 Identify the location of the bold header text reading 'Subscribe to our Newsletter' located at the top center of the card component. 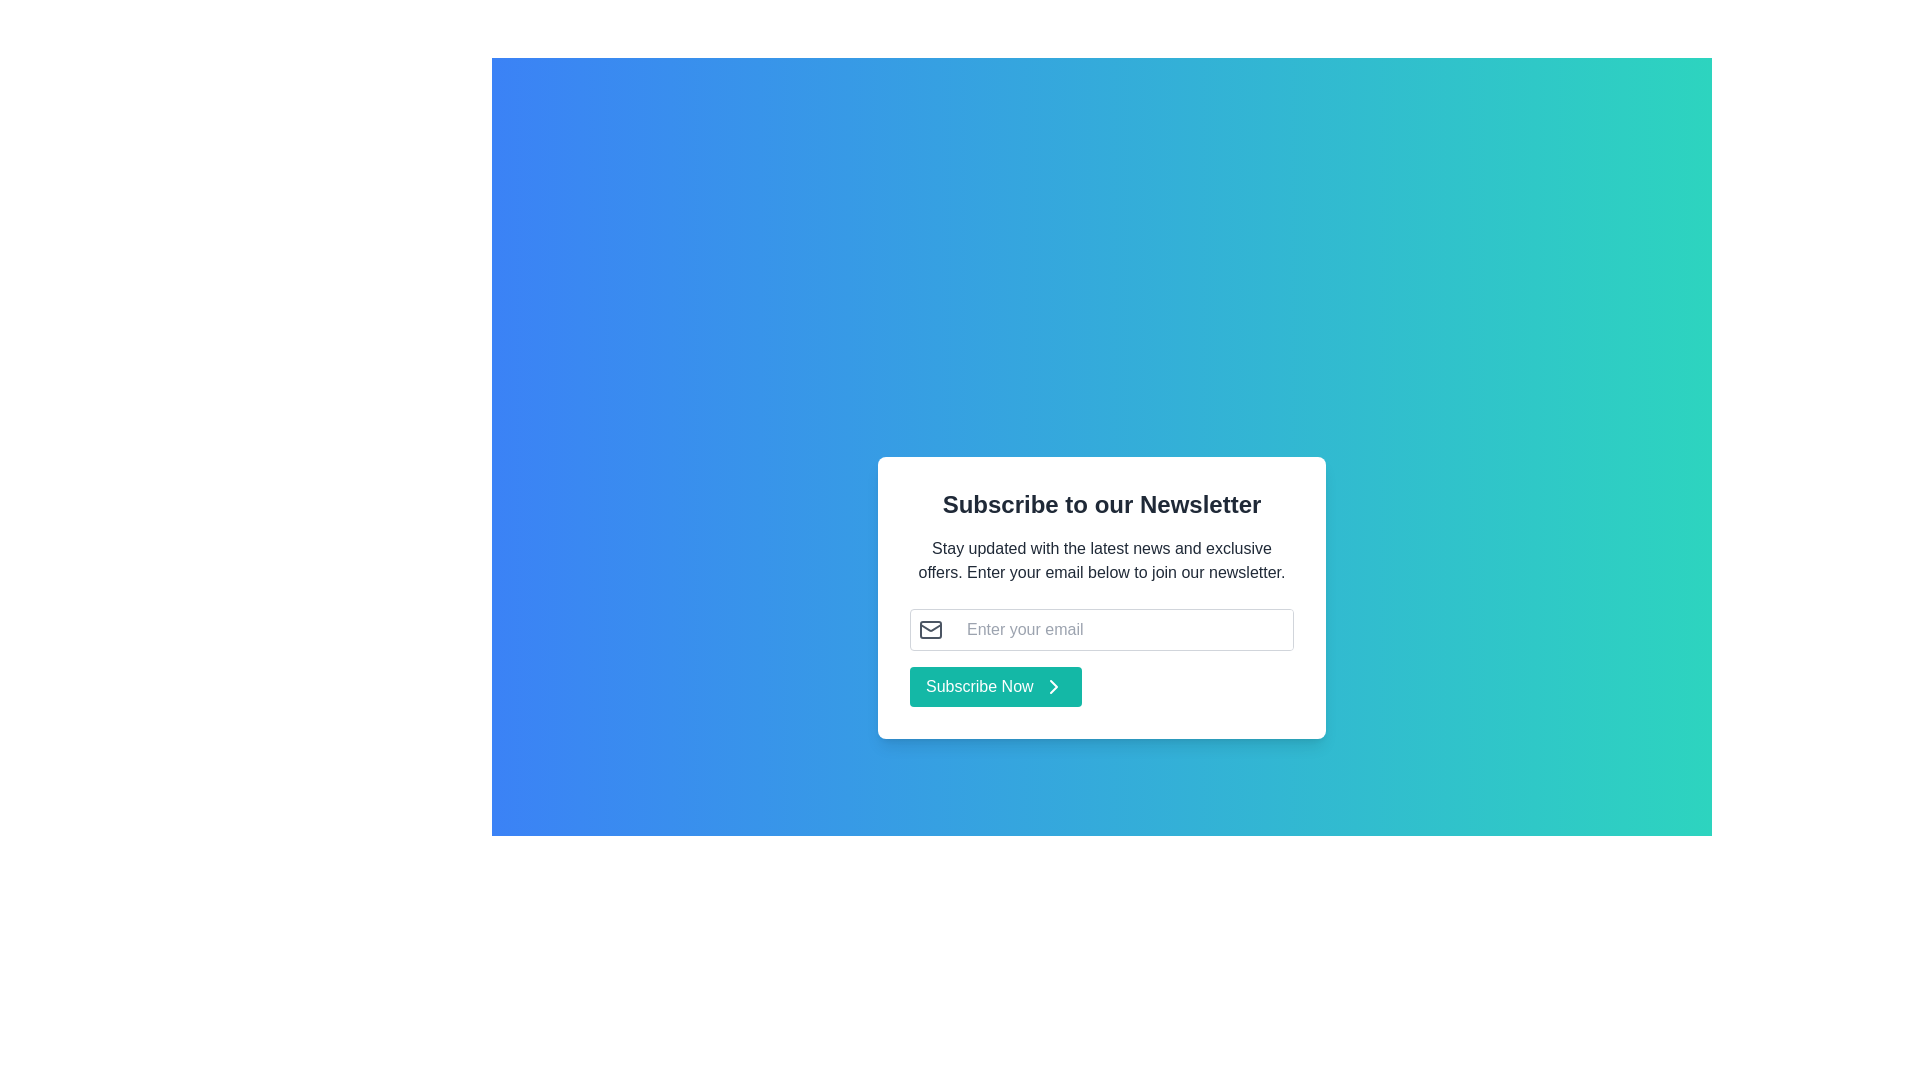
(1101, 504).